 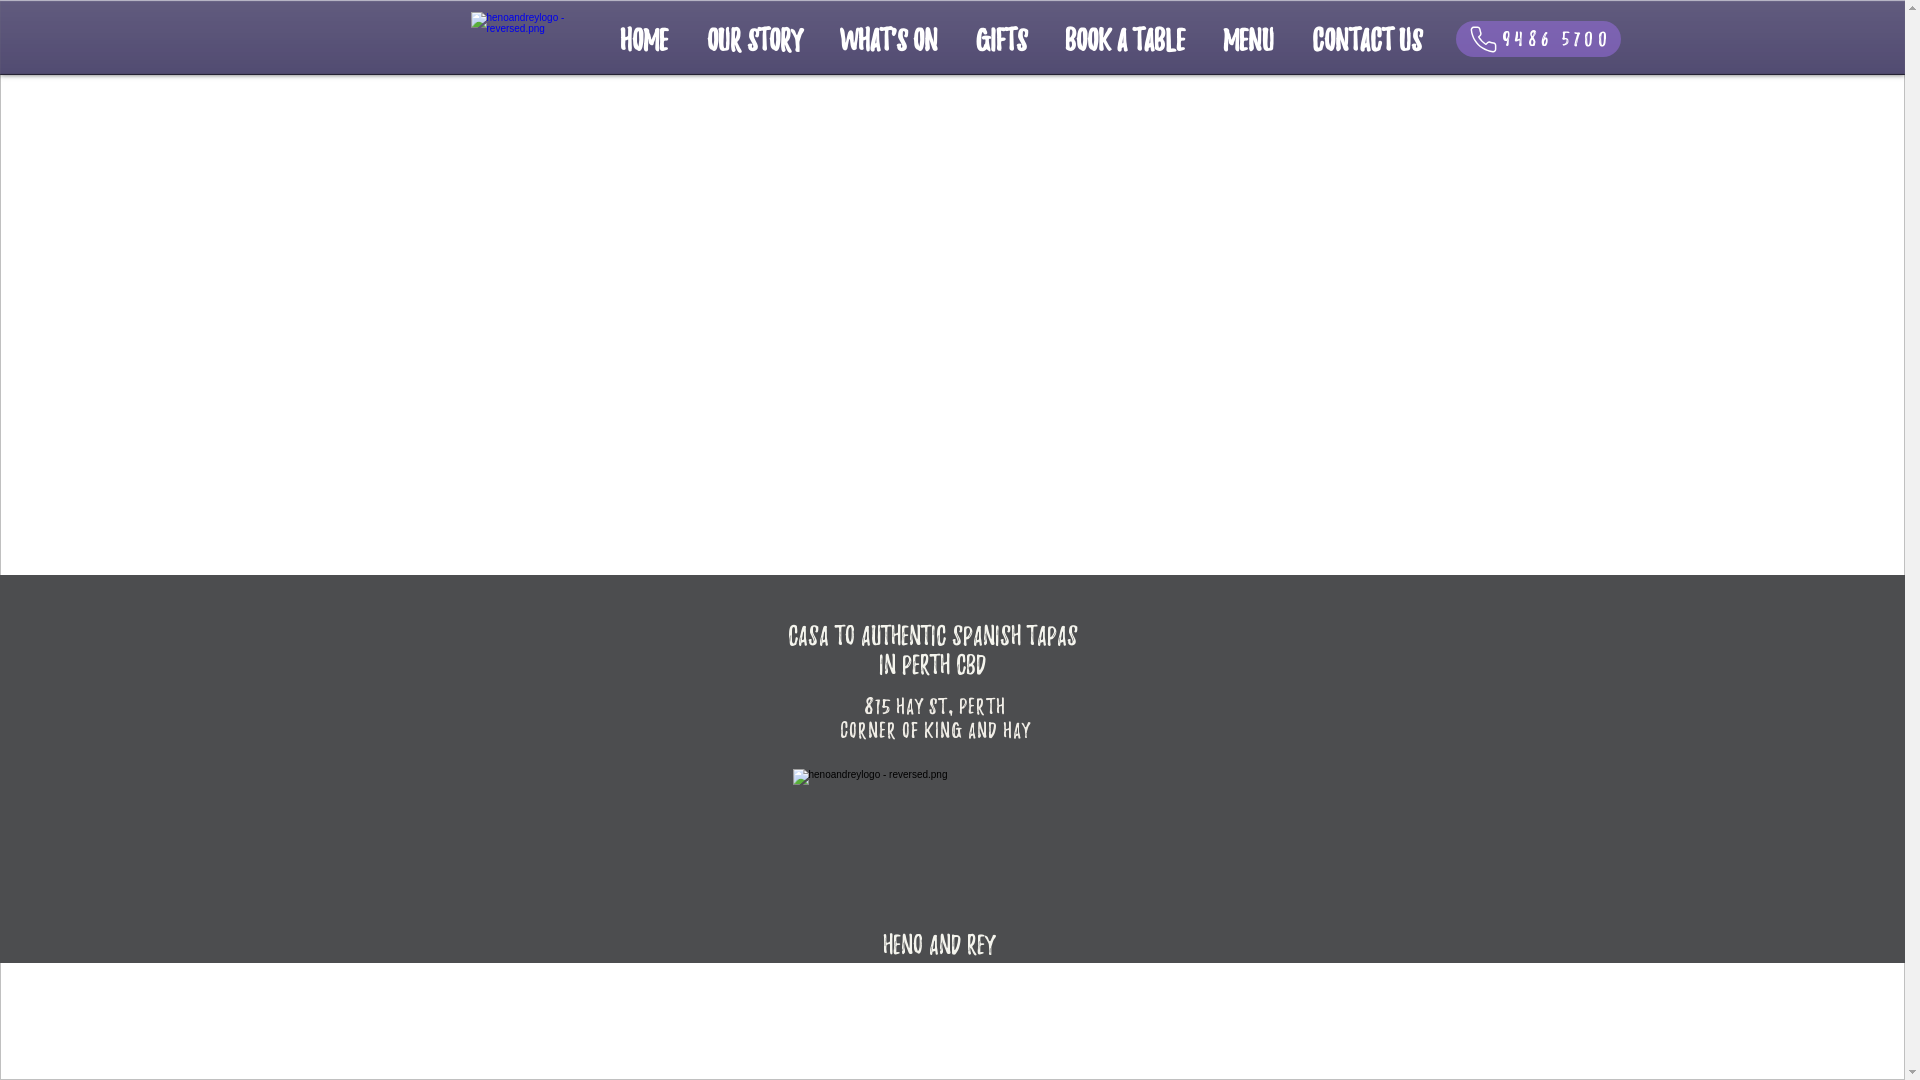 I want to click on '9486 5700', so click(x=1537, y=38).